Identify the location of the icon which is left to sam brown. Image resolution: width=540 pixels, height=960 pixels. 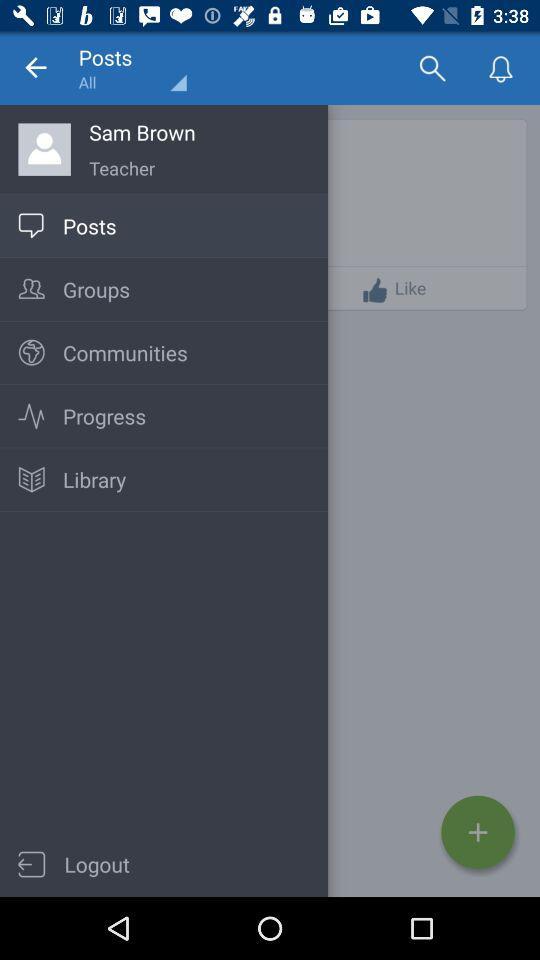
(44, 148).